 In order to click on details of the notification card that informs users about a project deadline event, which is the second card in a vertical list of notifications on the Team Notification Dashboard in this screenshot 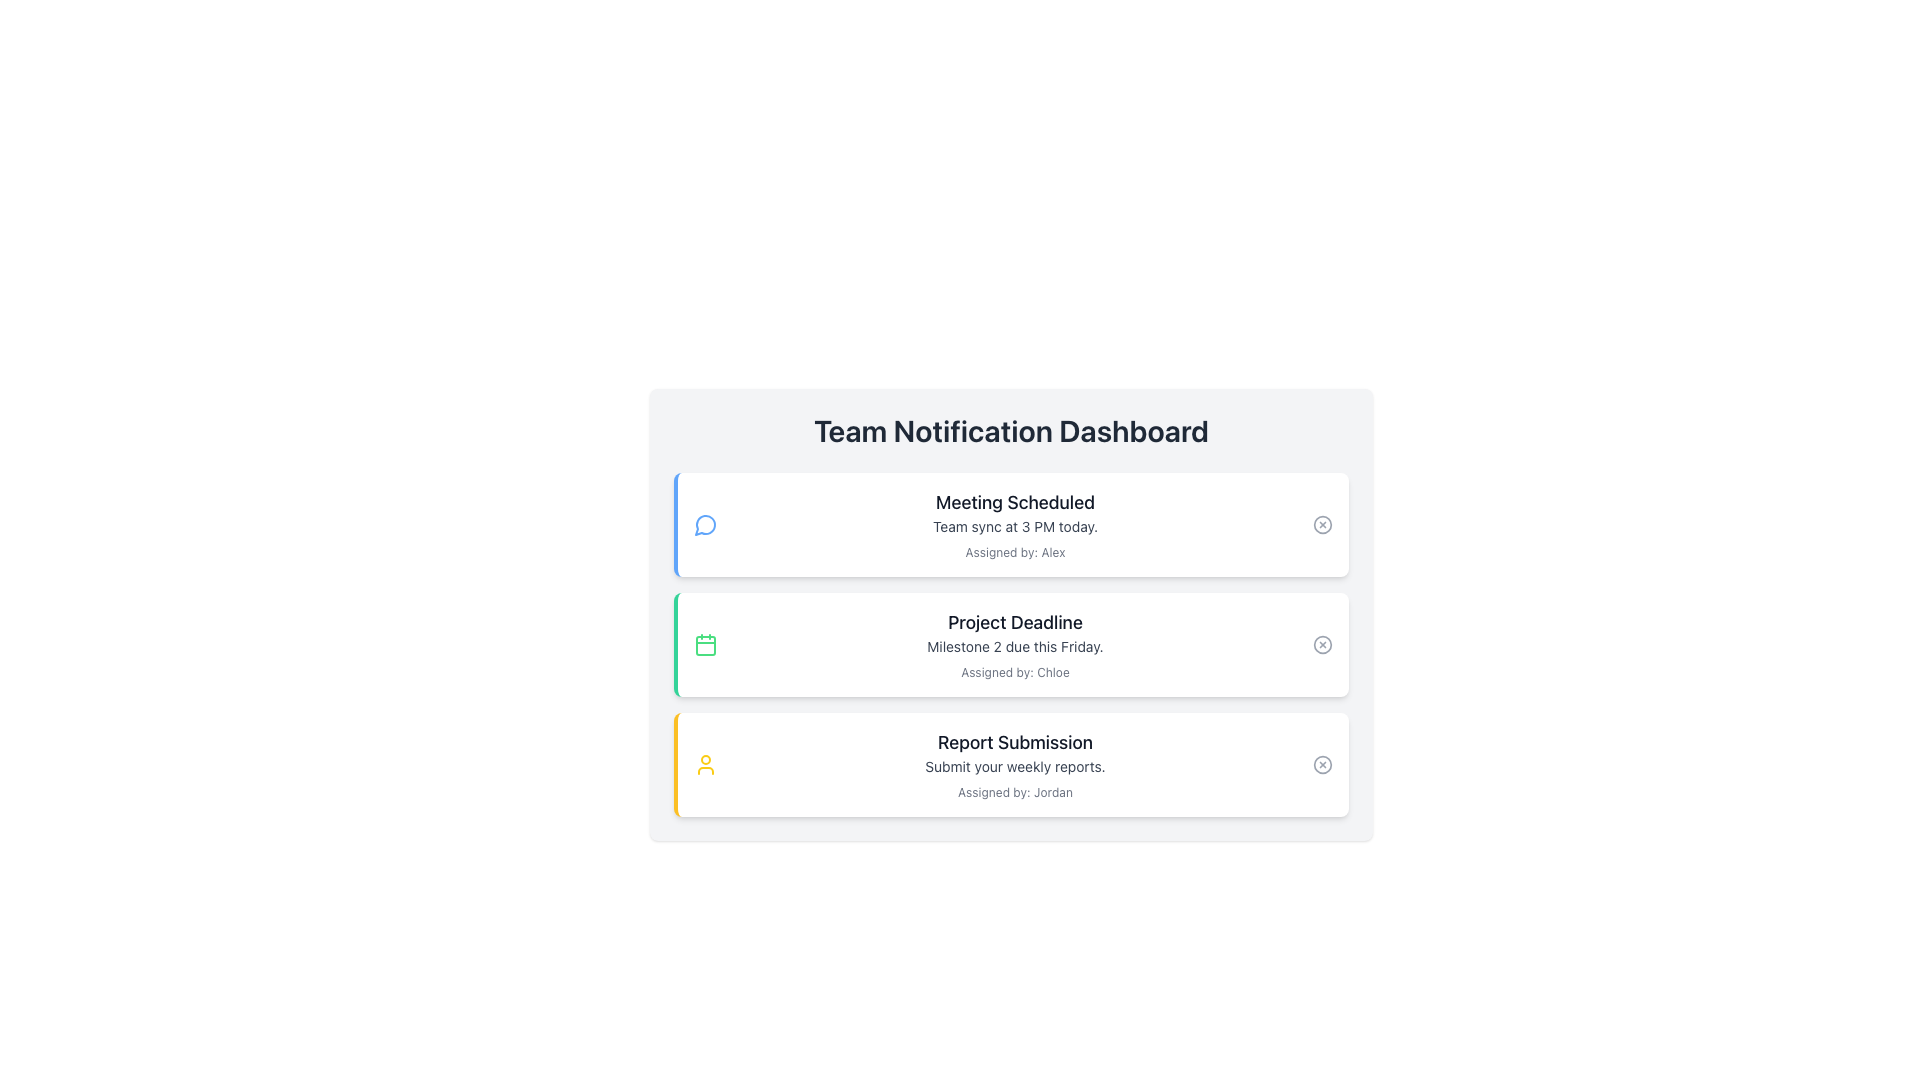, I will do `click(1011, 613)`.